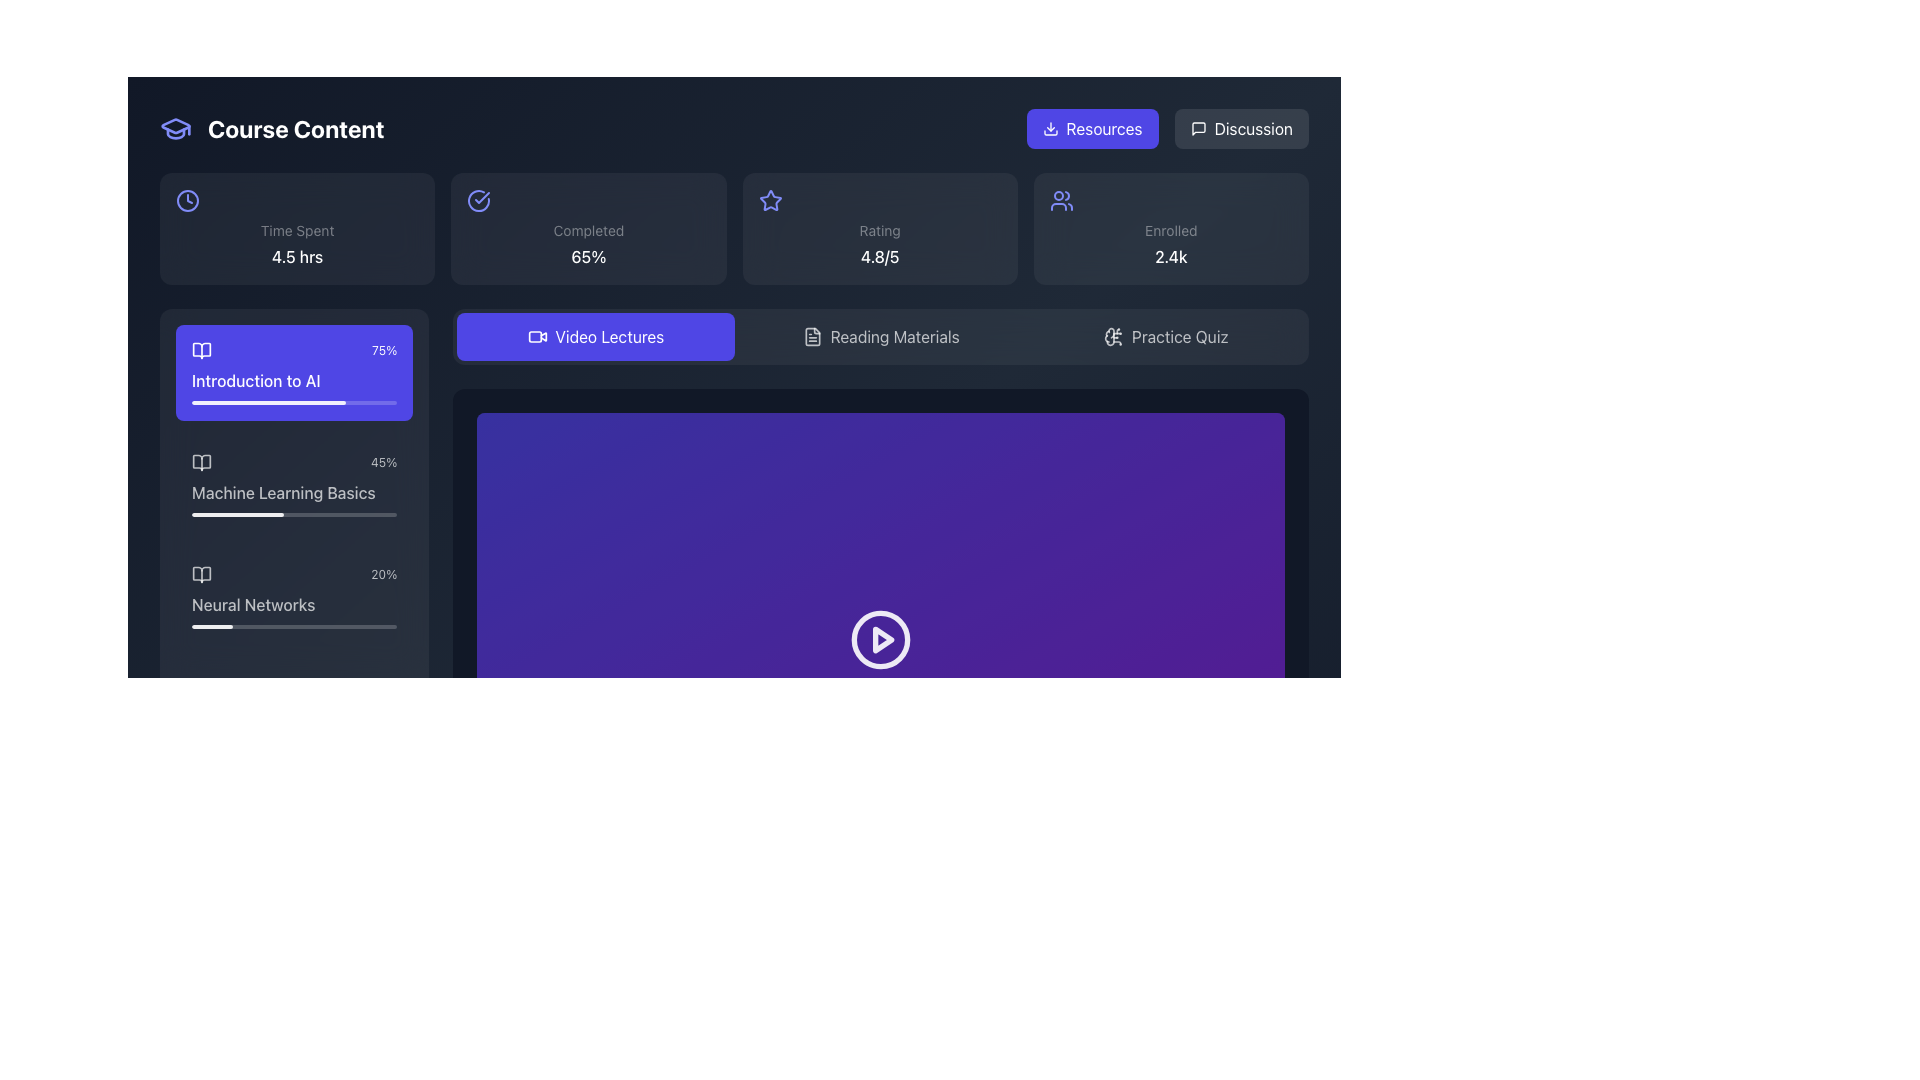  Describe the element at coordinates (201, 574) in the screenshot. I see `the 'Neural Networks' icon located in the left sidebar, which visually represents the 'Neural Networks' section and is positioned to the left of the accompanying text` at that location.